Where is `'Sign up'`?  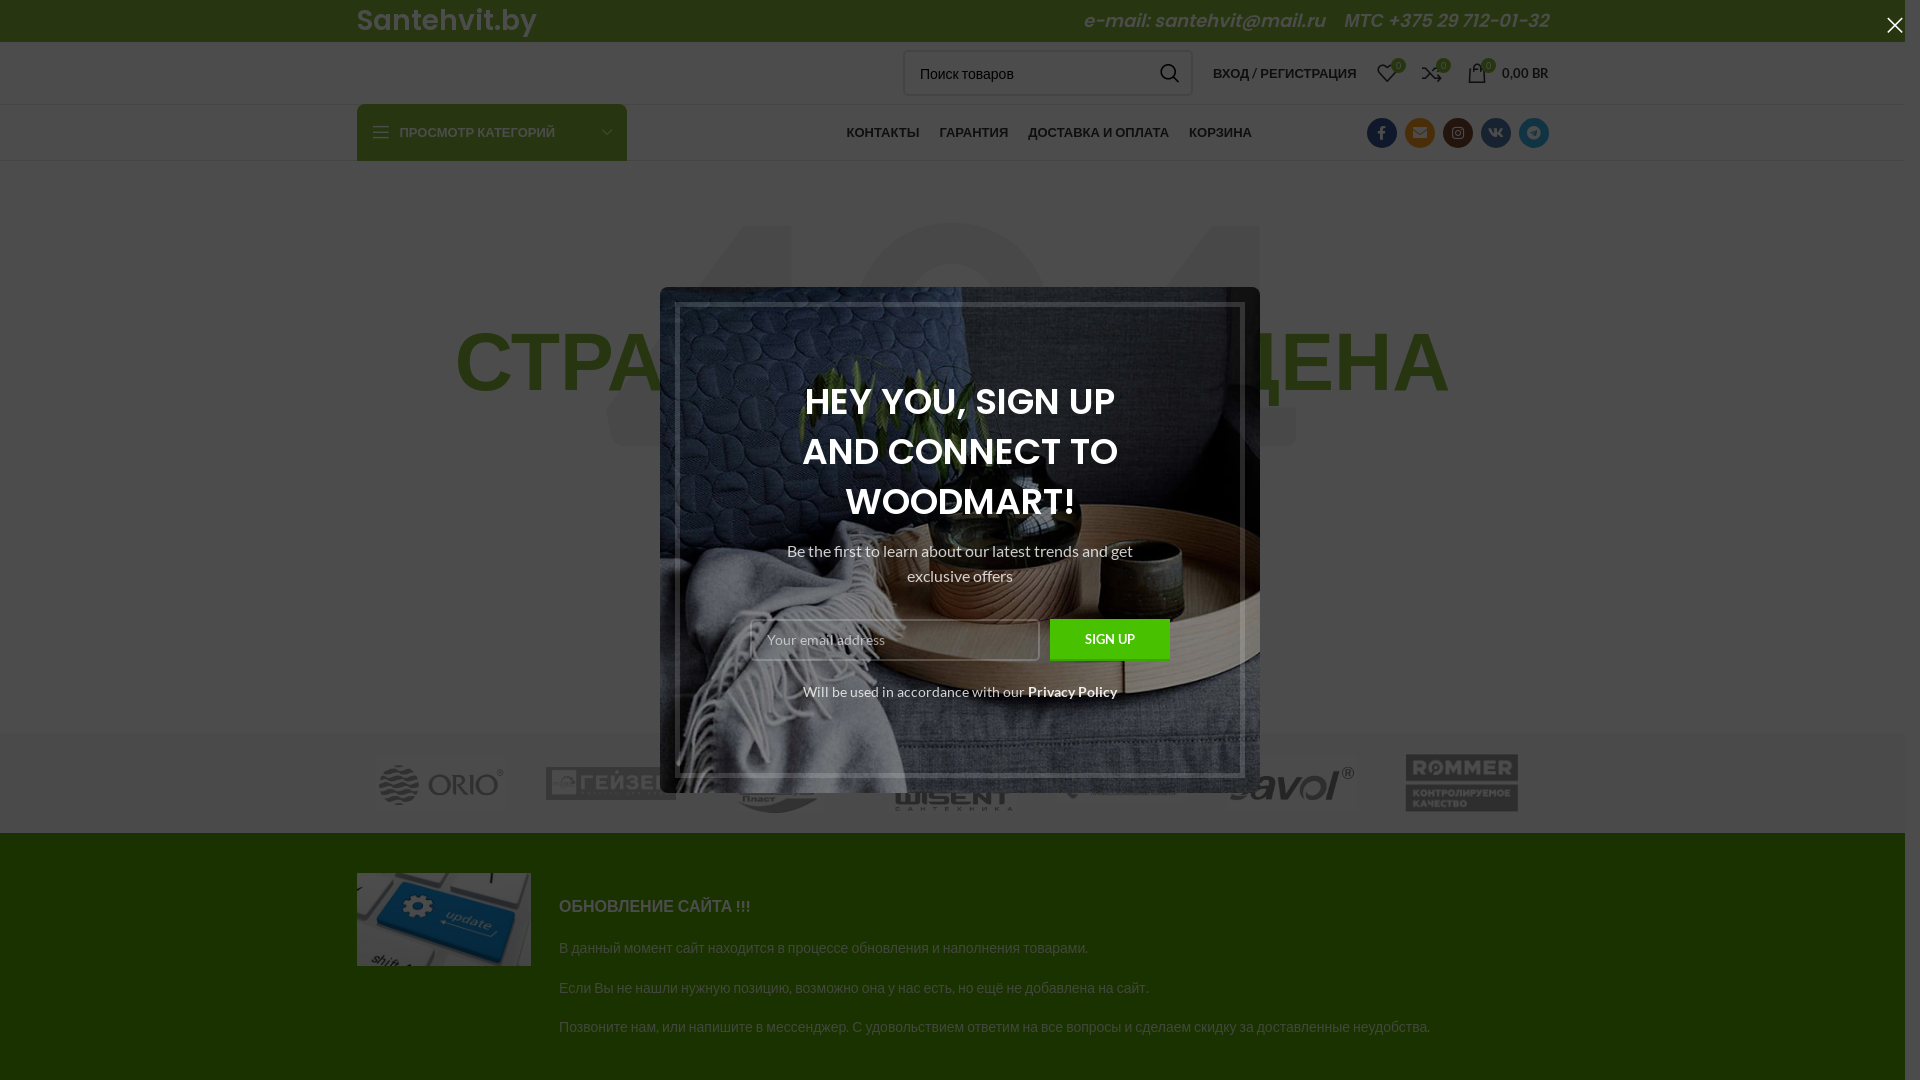 'Sign up' is located at coordinates (1049, 640).